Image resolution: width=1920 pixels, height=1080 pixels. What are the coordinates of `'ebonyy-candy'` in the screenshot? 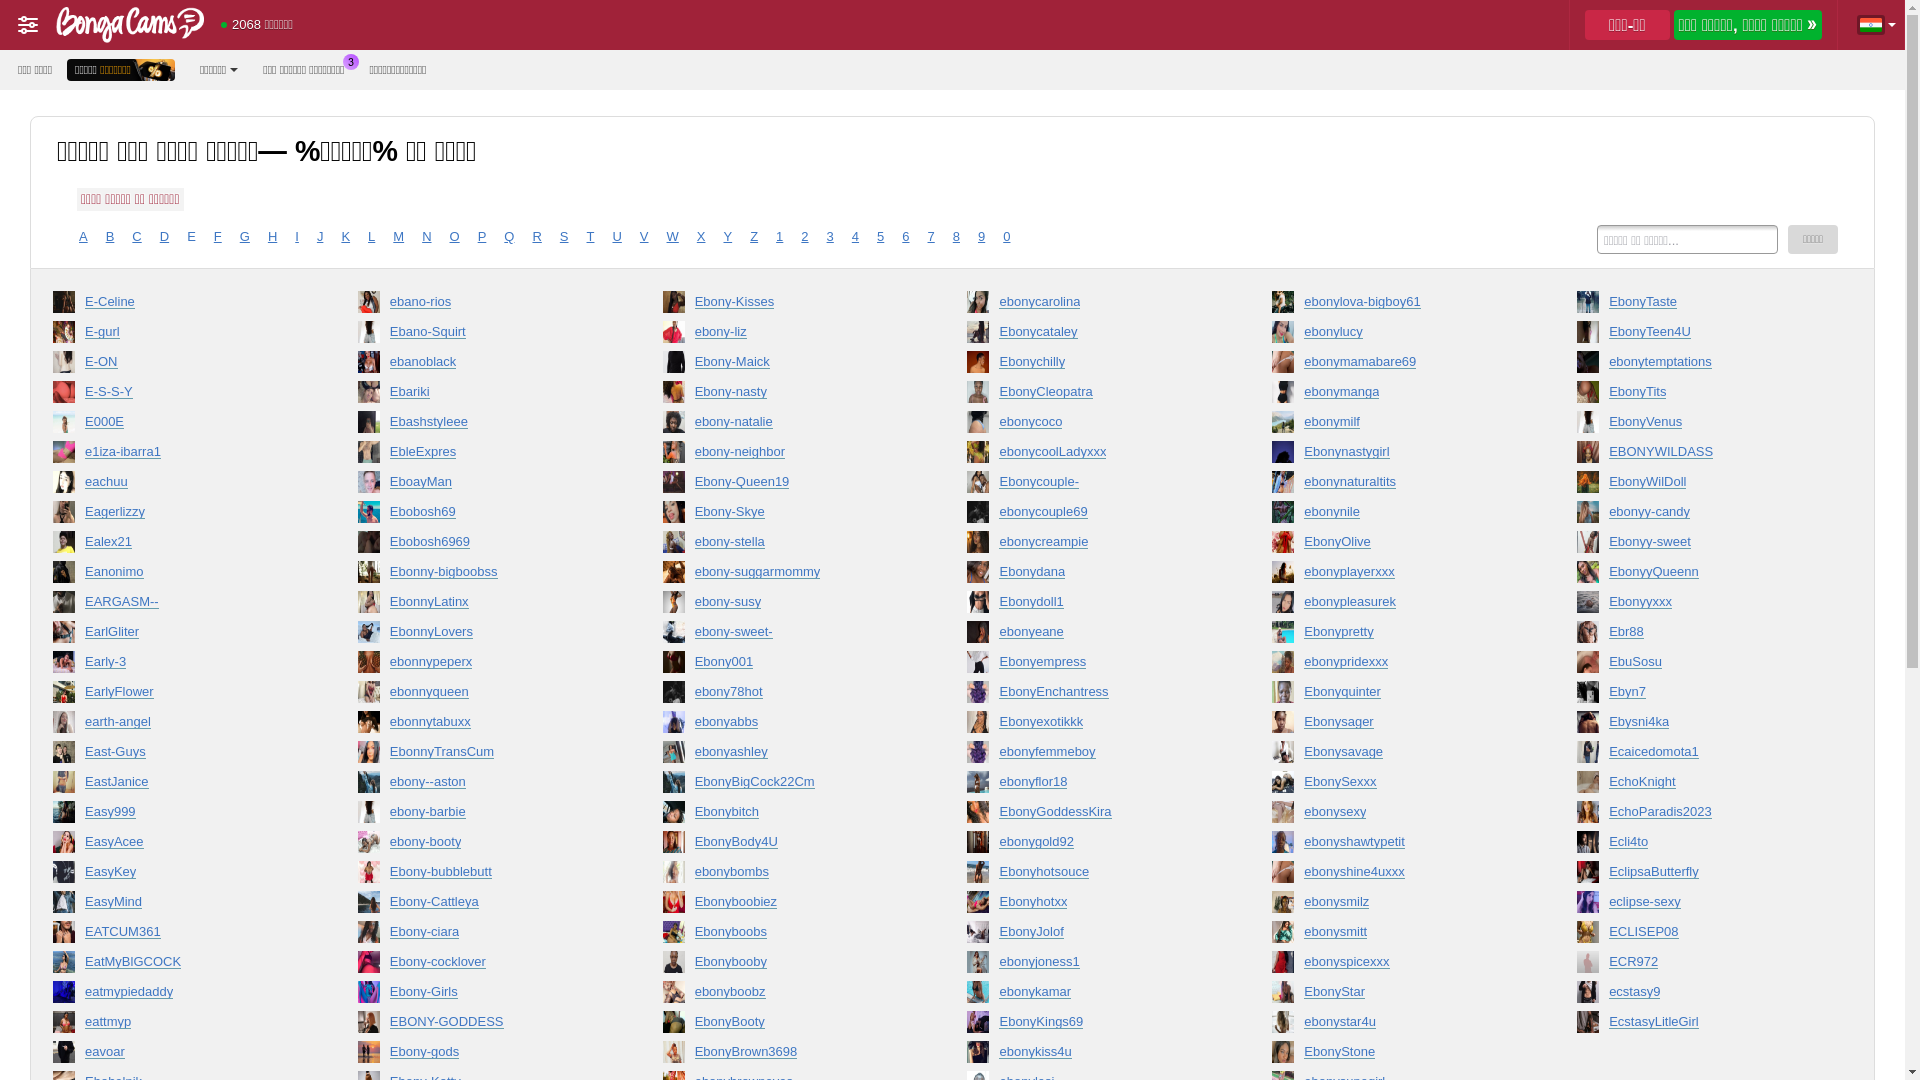 It's located at (1576, 515).